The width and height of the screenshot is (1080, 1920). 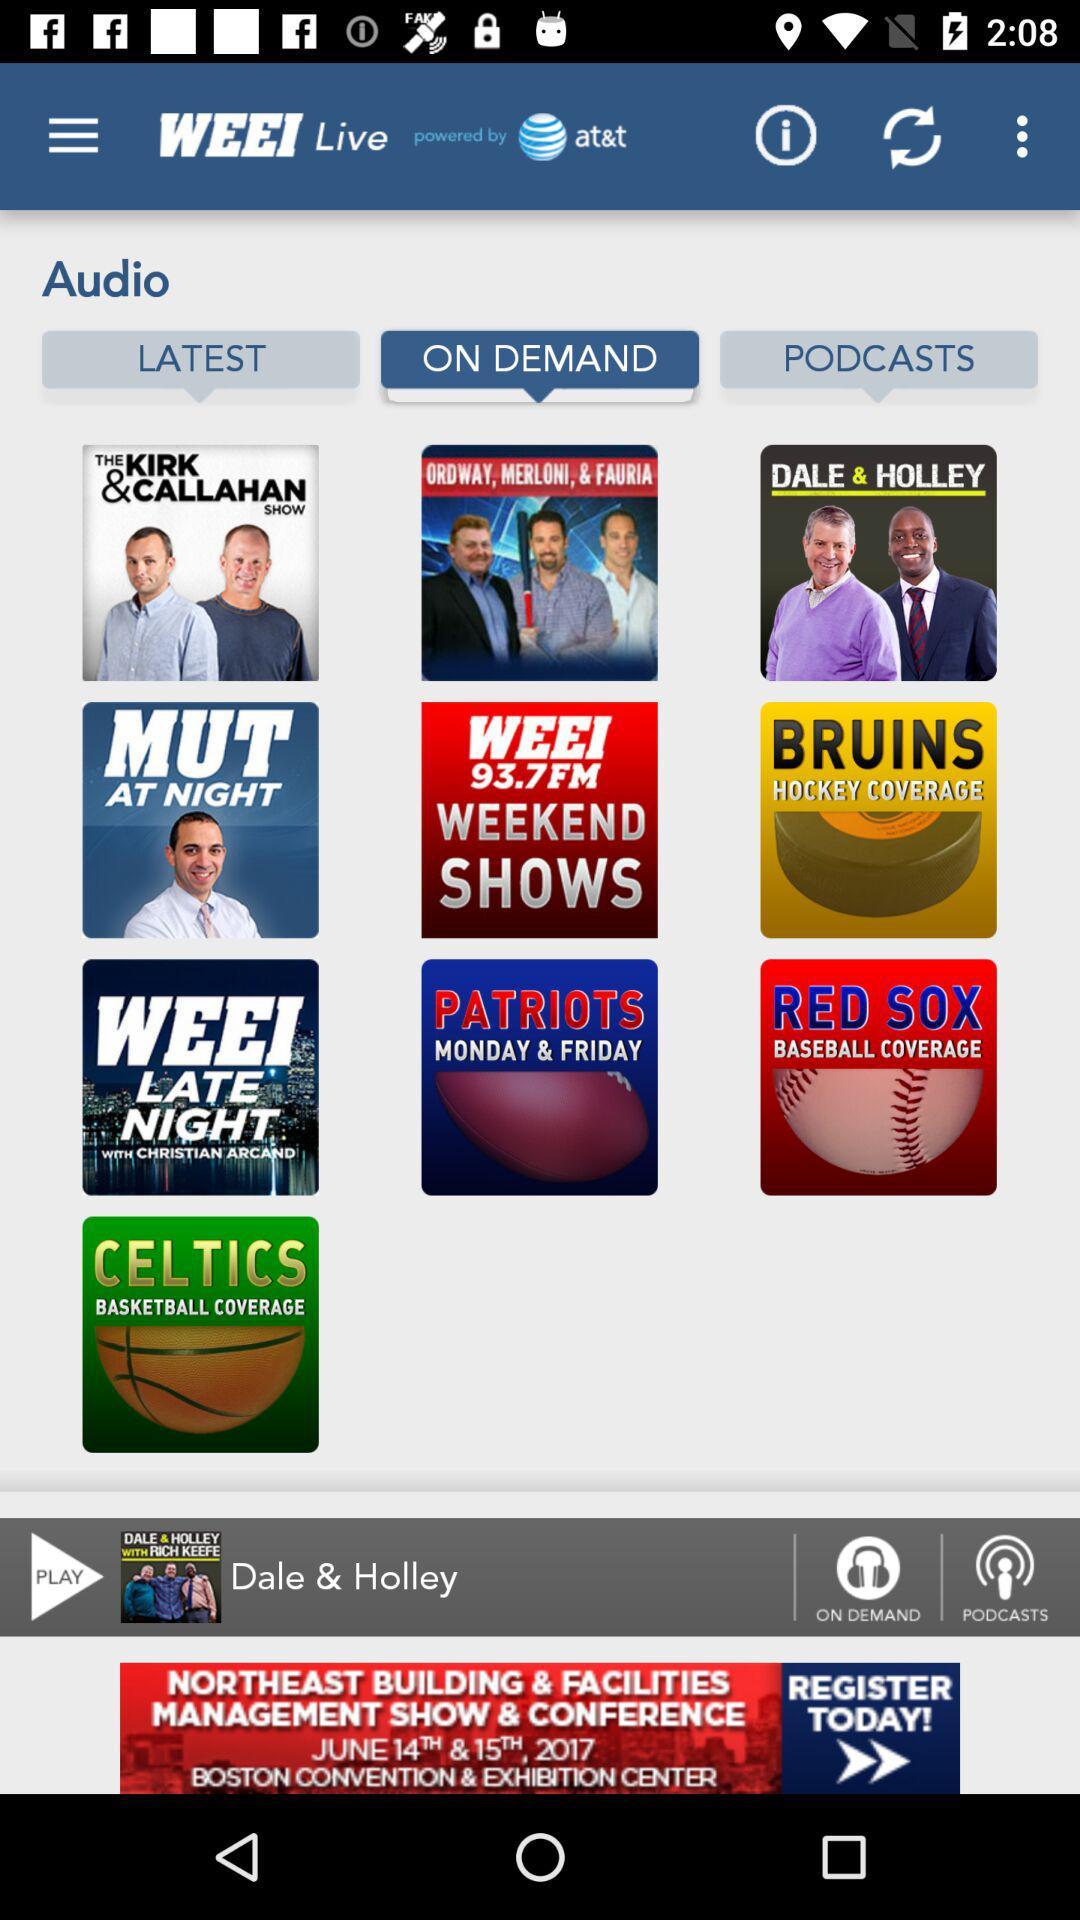 I want to click on move to the second image below podcasts, so click(x=878, y=820).